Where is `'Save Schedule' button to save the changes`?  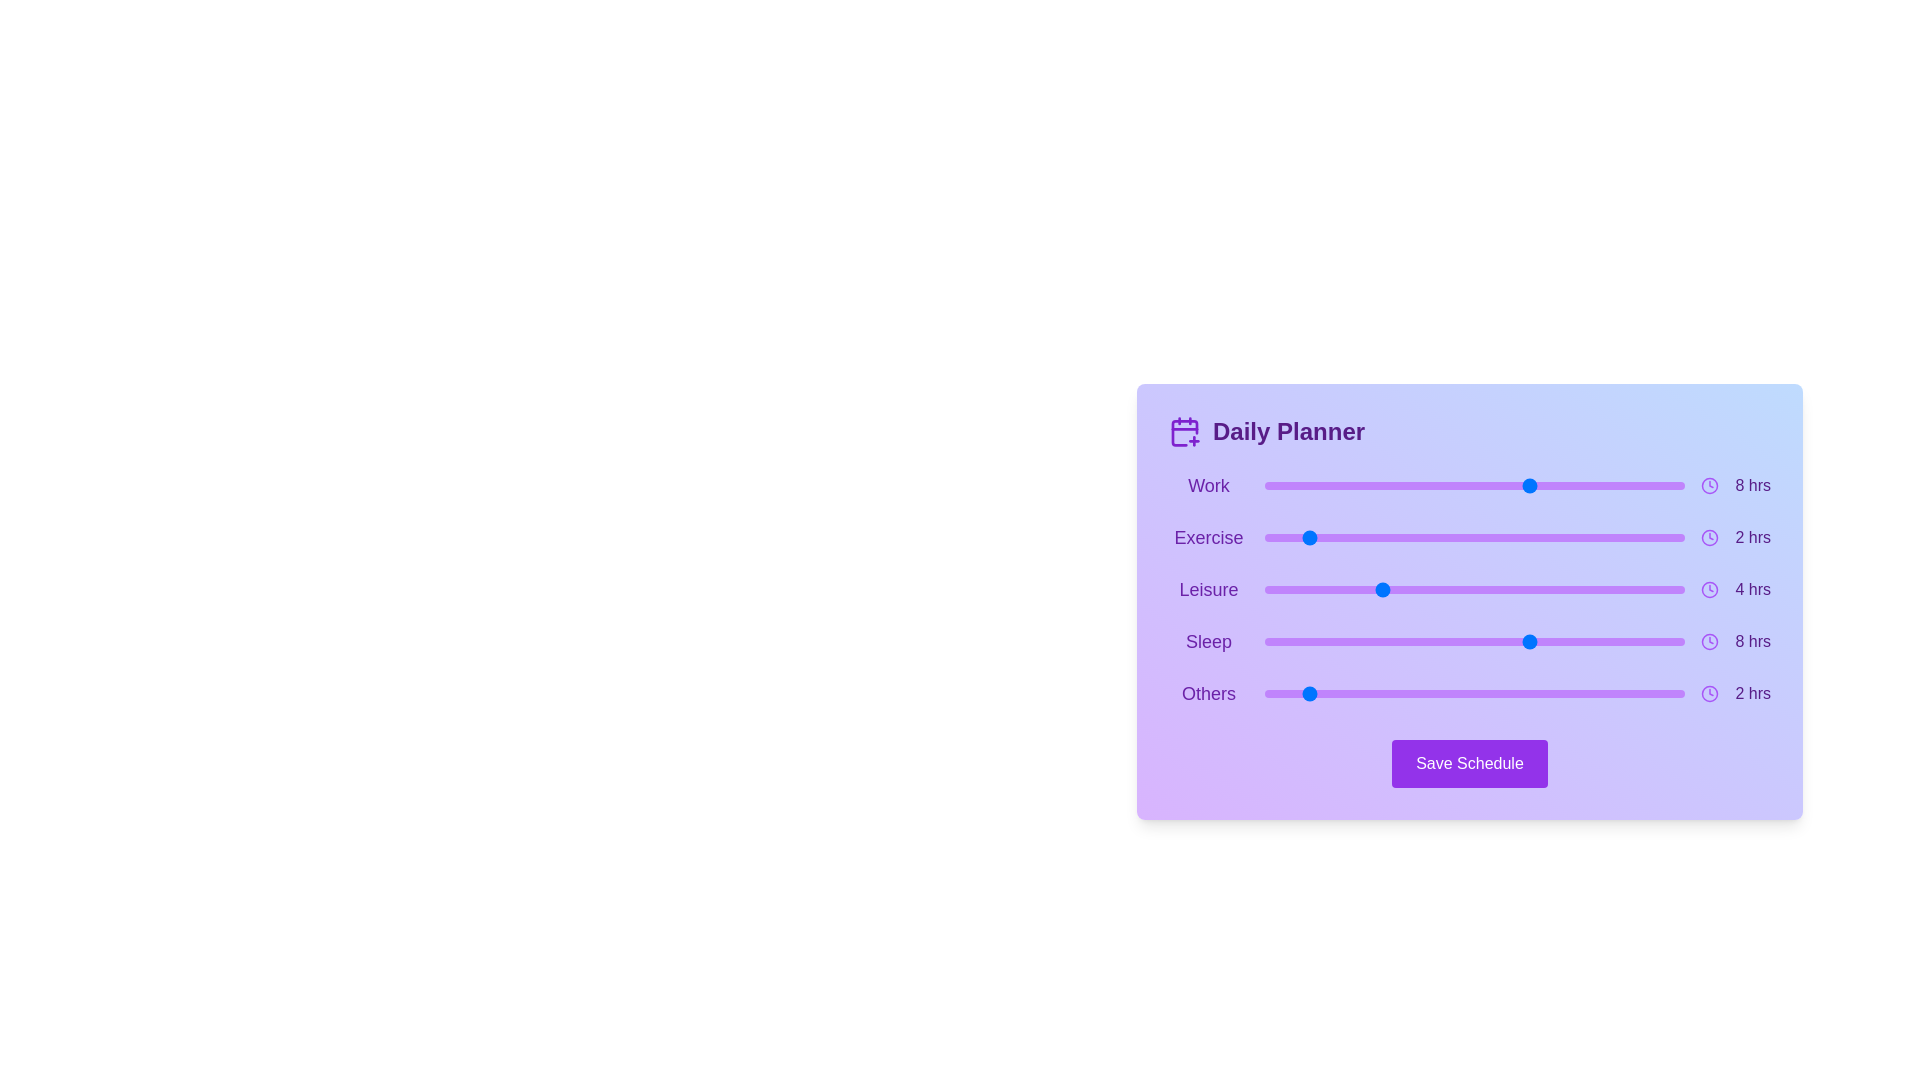 'Save Schedule' button to save the changes is located at coordinates (1469, 763).